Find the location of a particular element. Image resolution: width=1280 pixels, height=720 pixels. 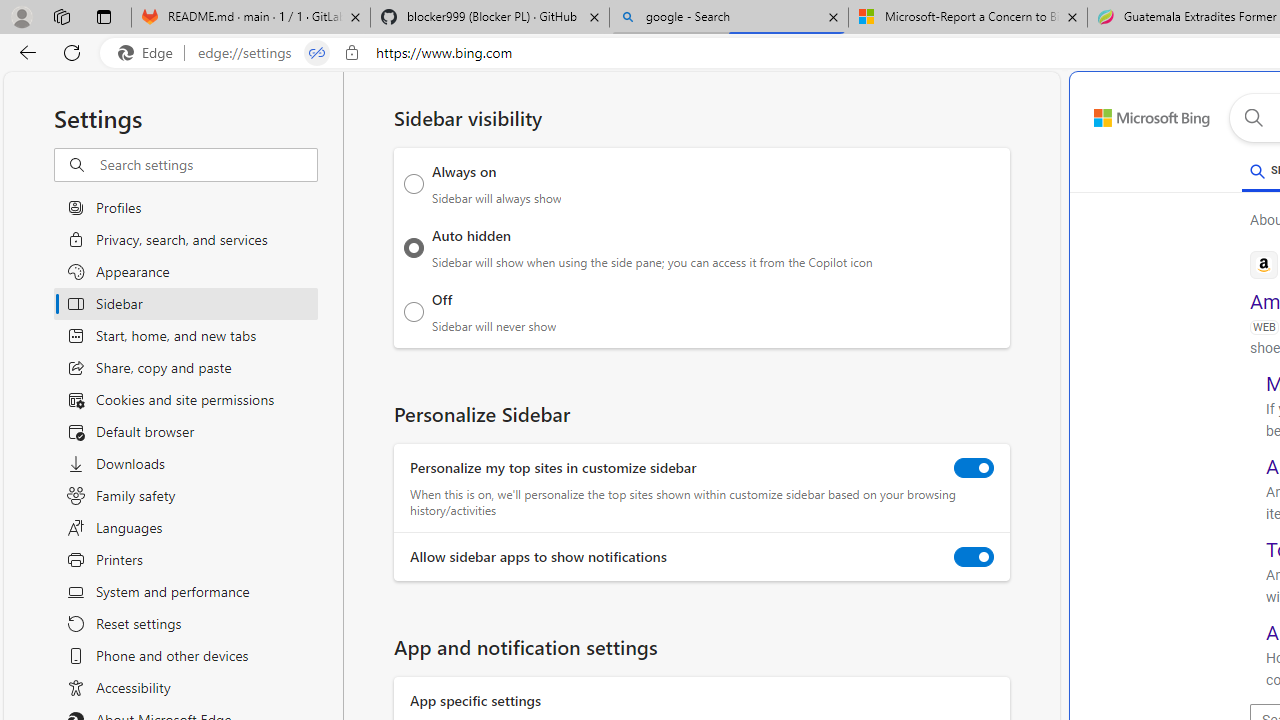

'Search settings' is located at coordinates (208, 164).